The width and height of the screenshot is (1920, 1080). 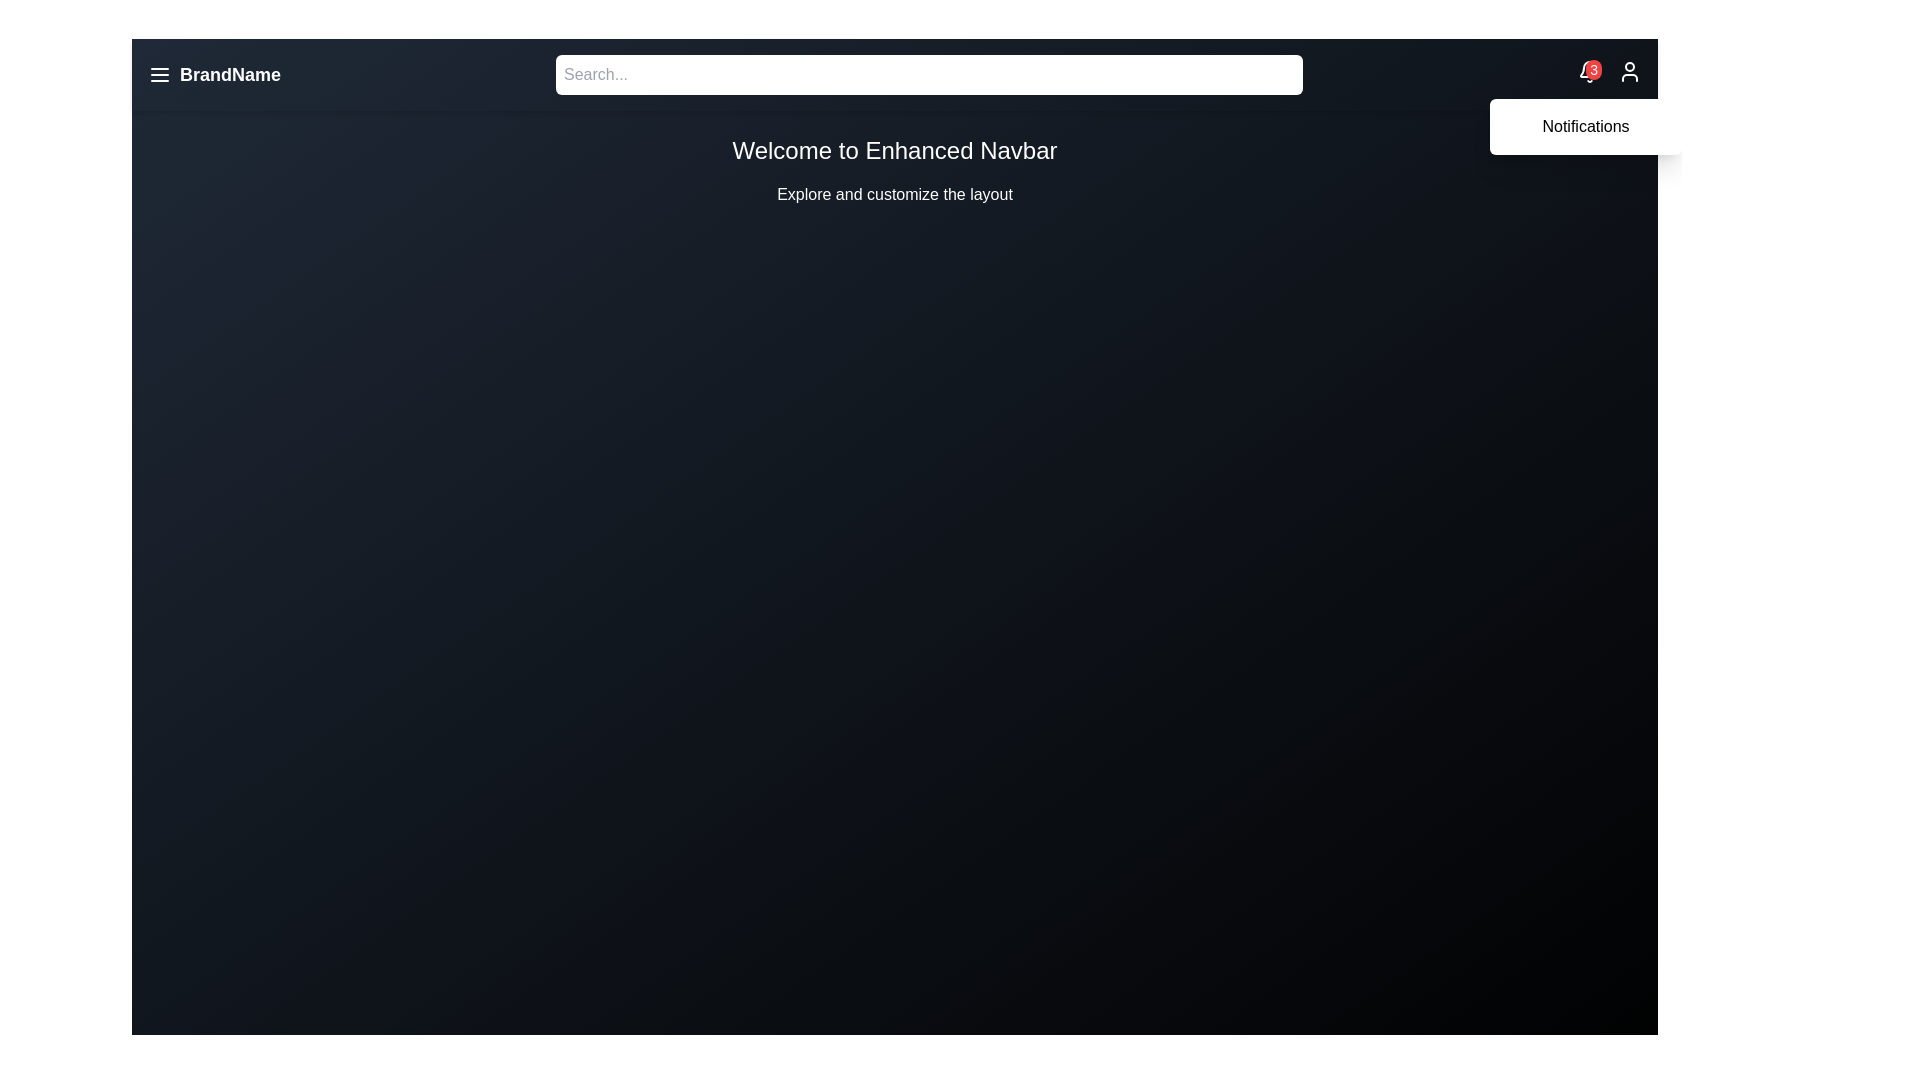 I want to click on the user icon in the navbar, so click(x=1630, y=73).